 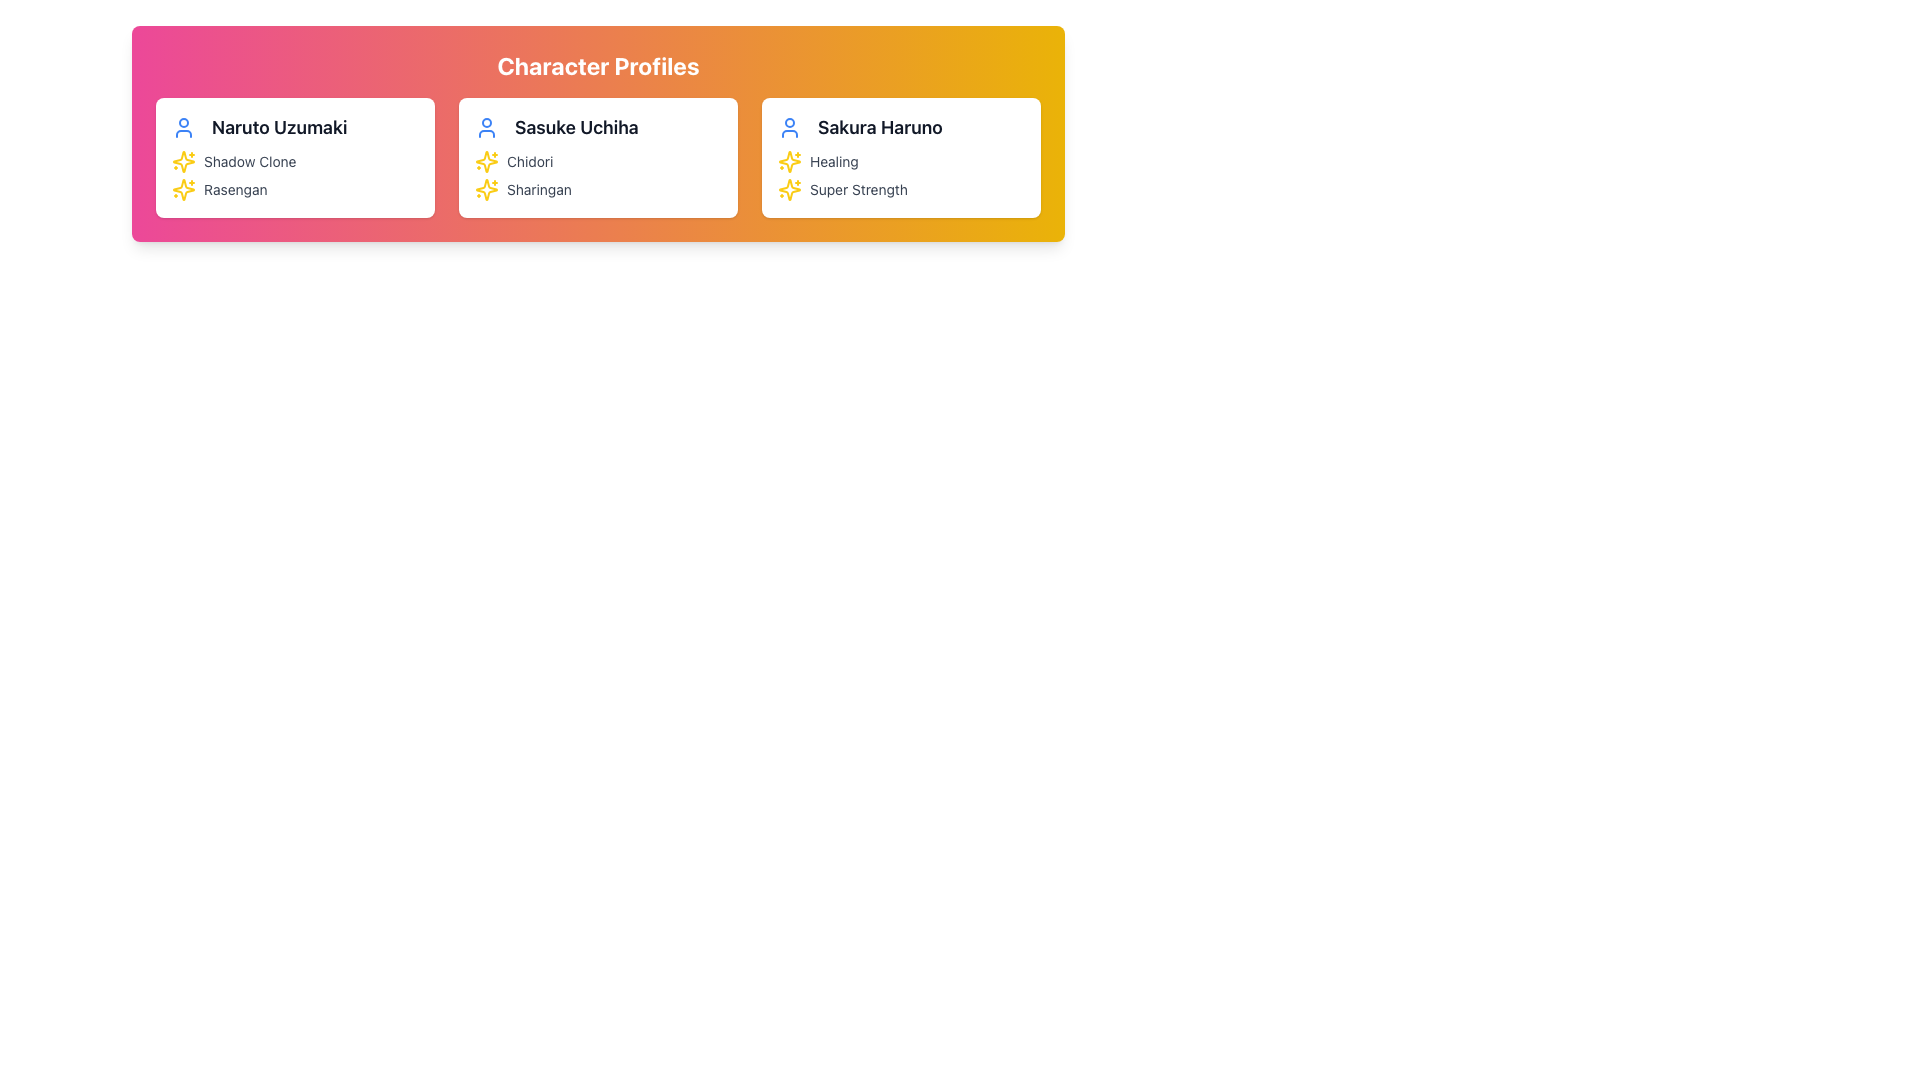 What do you see at coordinates (278, 127) in the screenshot?
I see `the text field displaying 'Naruto Uzumaki' in bold dark gray font, located within the character profiles section` at bounding box center [278, 127].